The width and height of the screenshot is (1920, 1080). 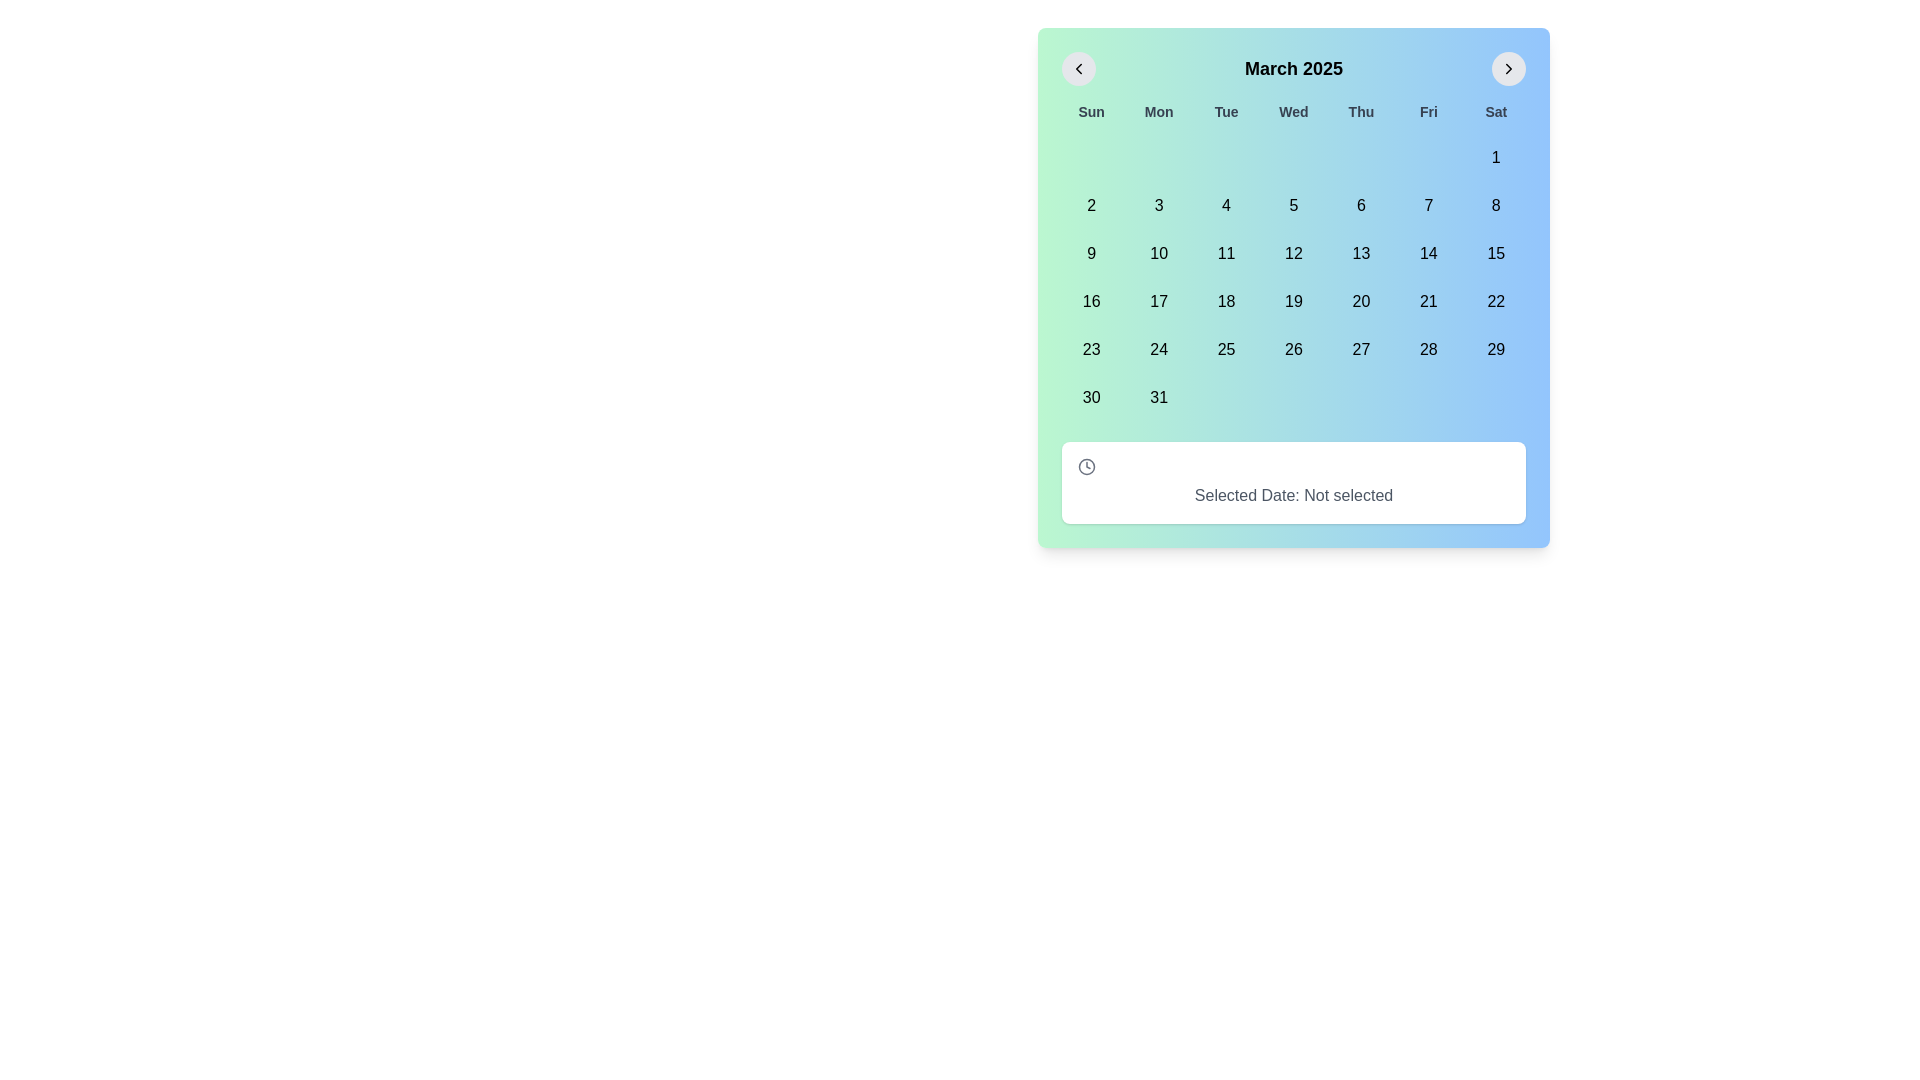 What do you see at coordinates (1294, 111) in the screenshot?
I see `the text label displaying 'Wed', which is a bold, centered abbreviation in dark gray on a light blue background, located in the header section of the calendar interface` at bounding box center [1294, 111].